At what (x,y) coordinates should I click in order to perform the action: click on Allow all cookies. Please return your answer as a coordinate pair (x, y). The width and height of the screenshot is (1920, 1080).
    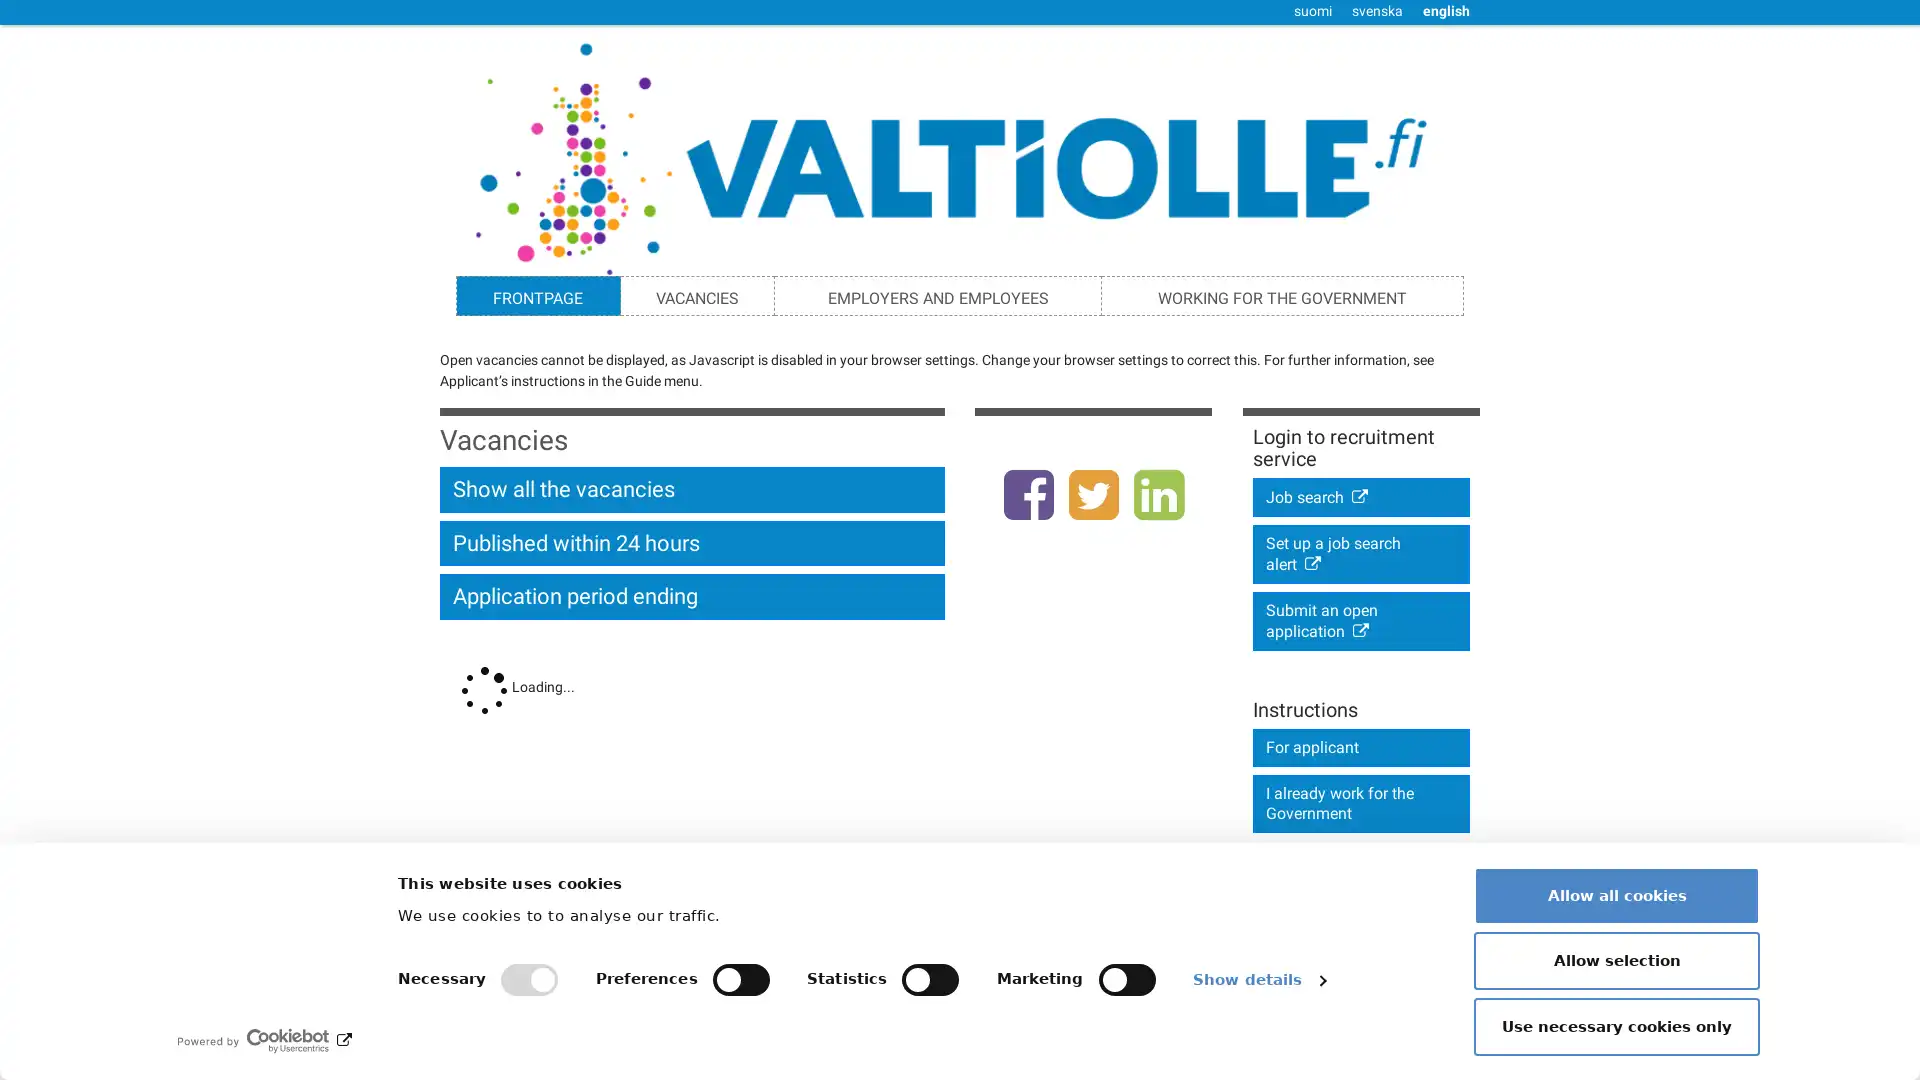
    Looking at the image, I should click on (1617, 894).